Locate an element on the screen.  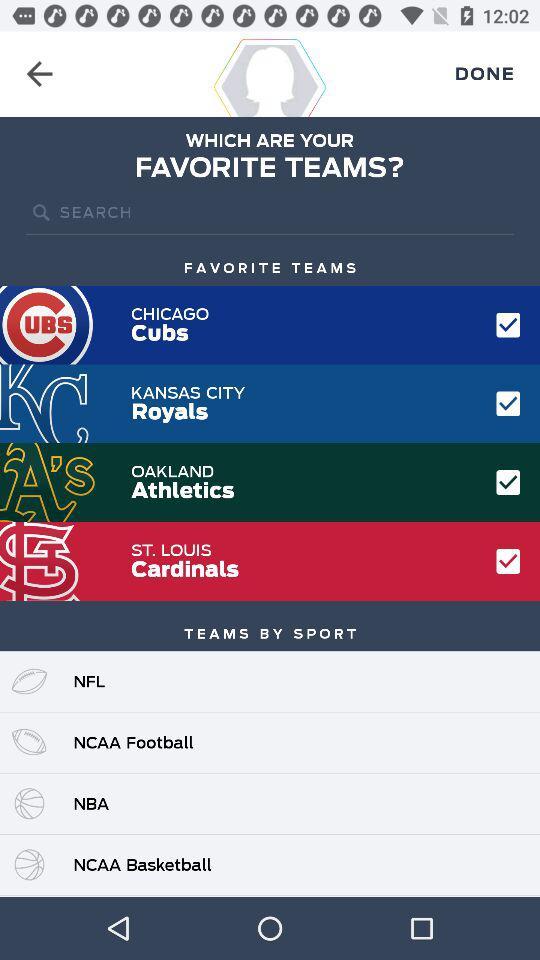
go back is located at coordinates (39, 74).